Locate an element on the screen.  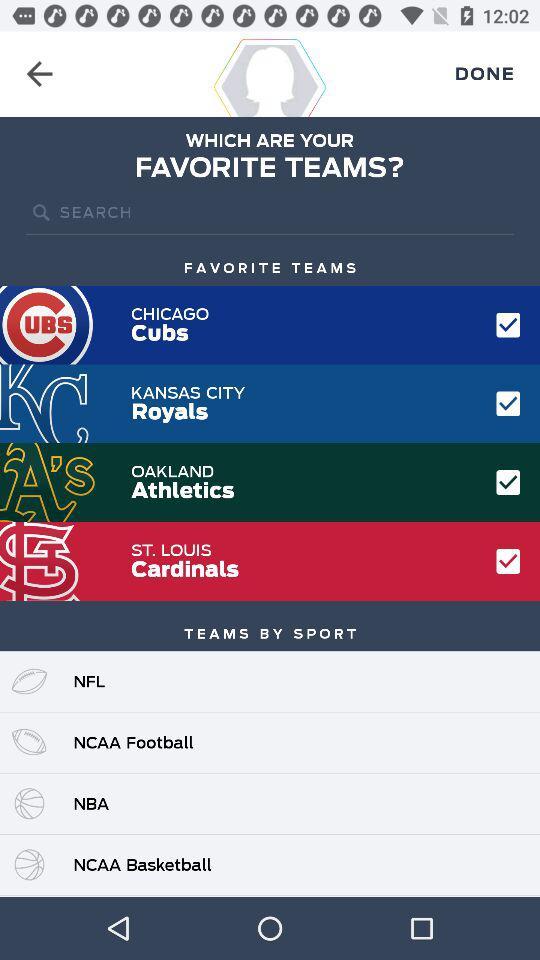
go back is located at coordinates (39, 74).